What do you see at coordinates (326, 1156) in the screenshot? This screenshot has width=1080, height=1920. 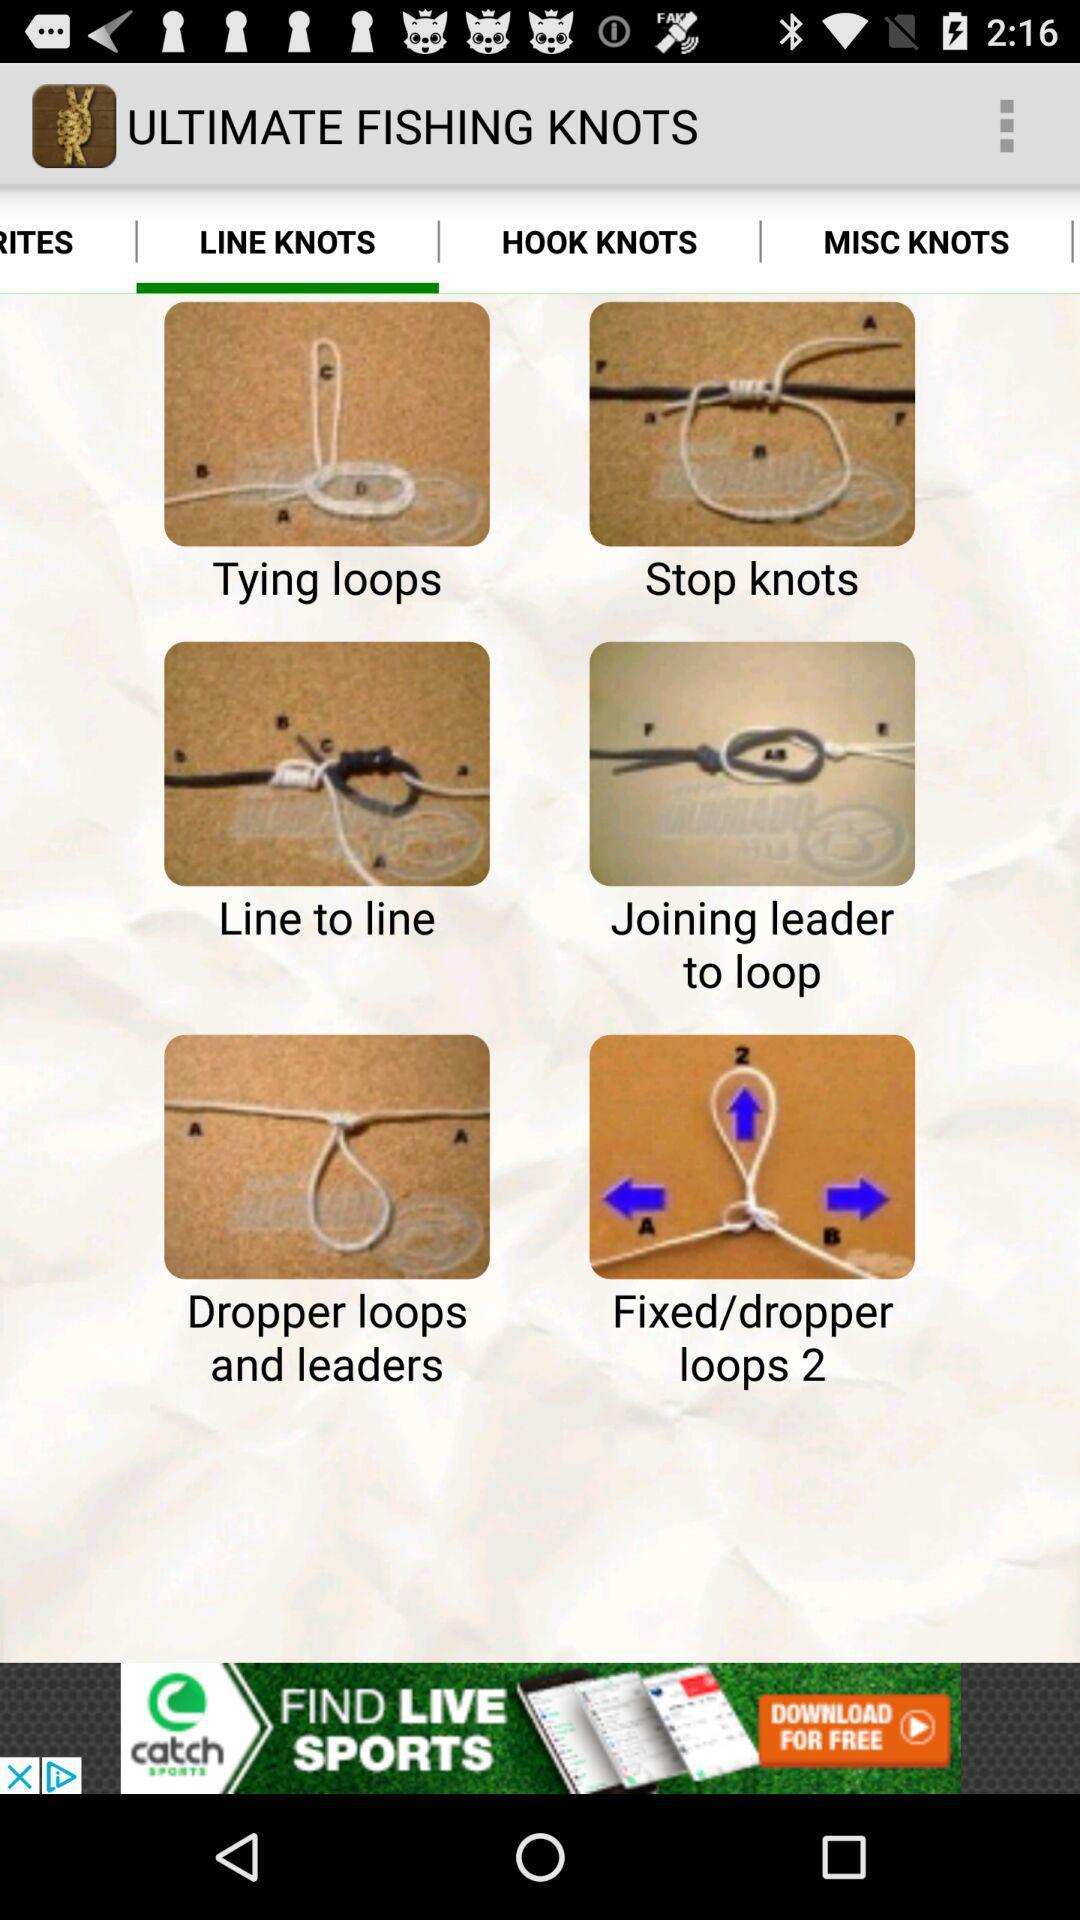 I see `line knot type dropper loops and leaders` at bounding box center [326, 1156].